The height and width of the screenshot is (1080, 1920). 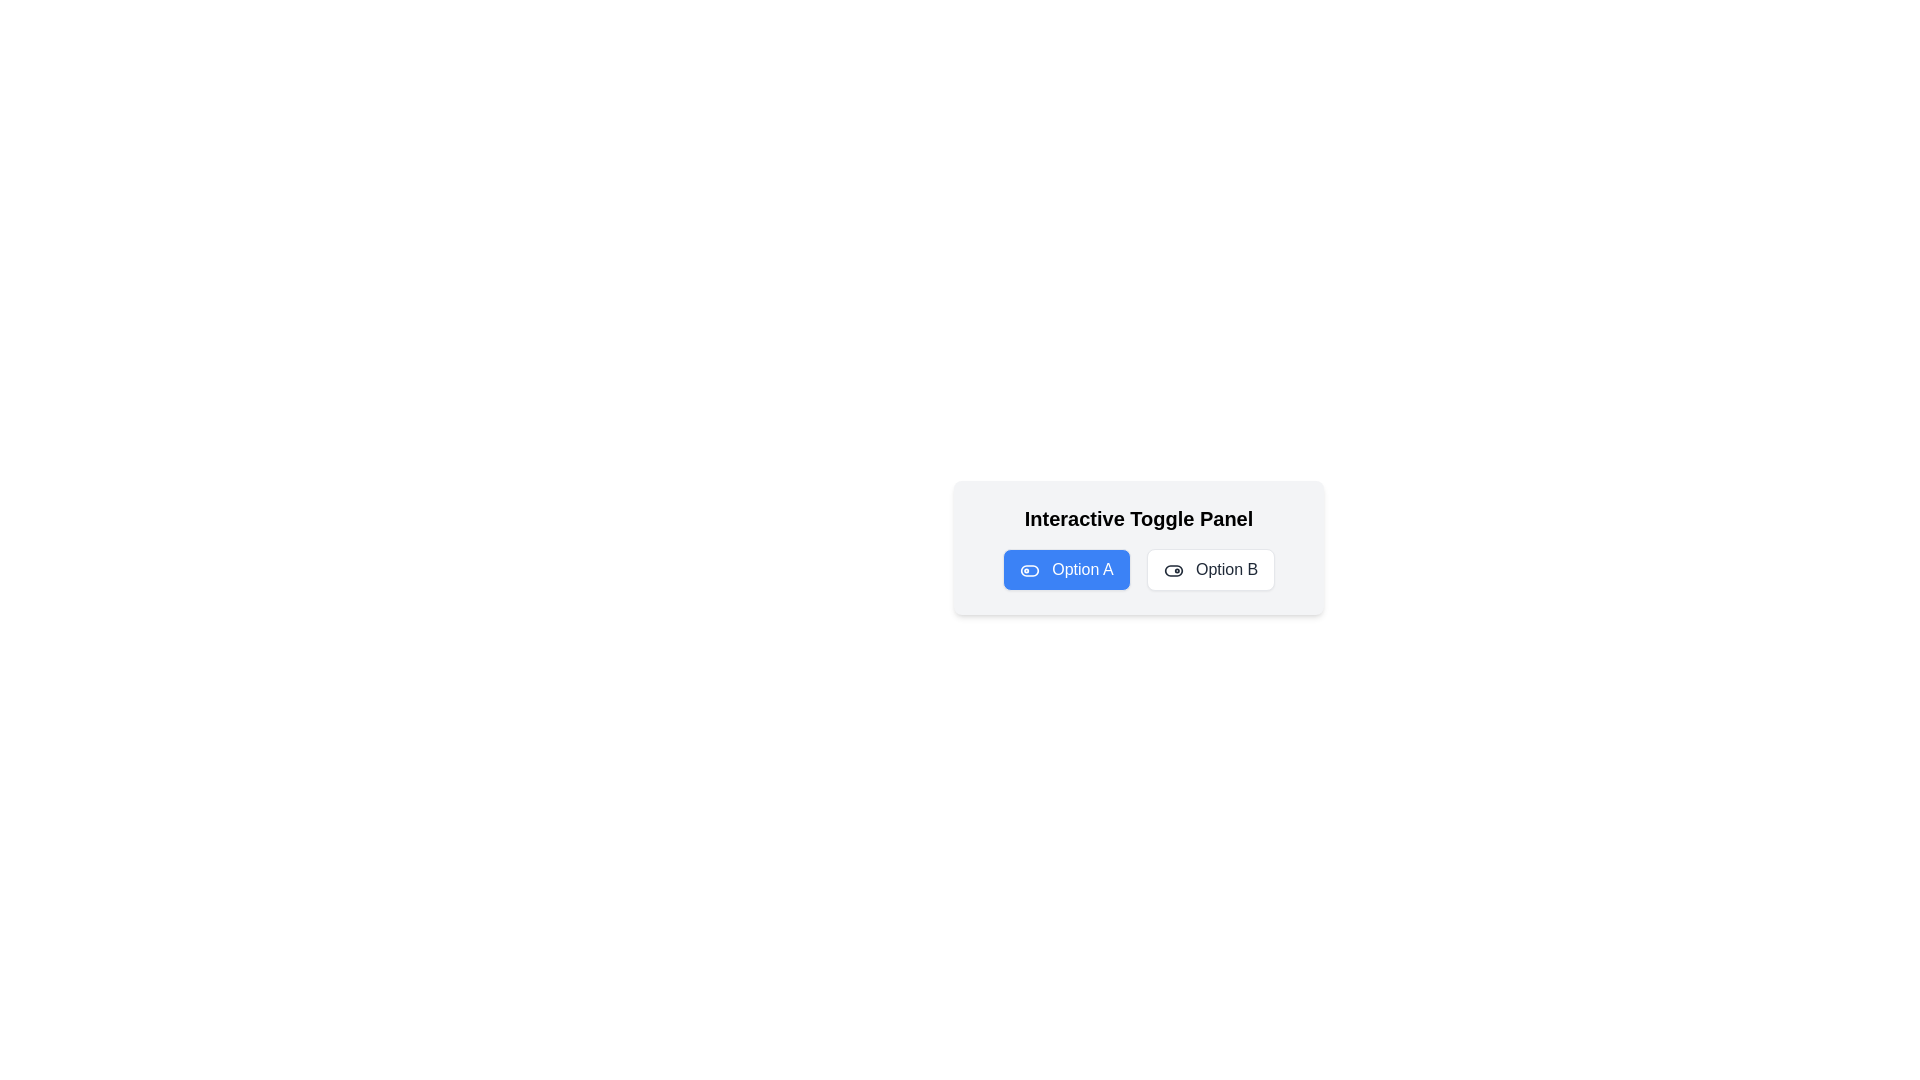 What do you see at coordinates (1029, 570) in the screenshot?
I see `the toggle switch styled icon within the blue rectangular button labeled 'Option A'` at bounding box center [1029, 570].